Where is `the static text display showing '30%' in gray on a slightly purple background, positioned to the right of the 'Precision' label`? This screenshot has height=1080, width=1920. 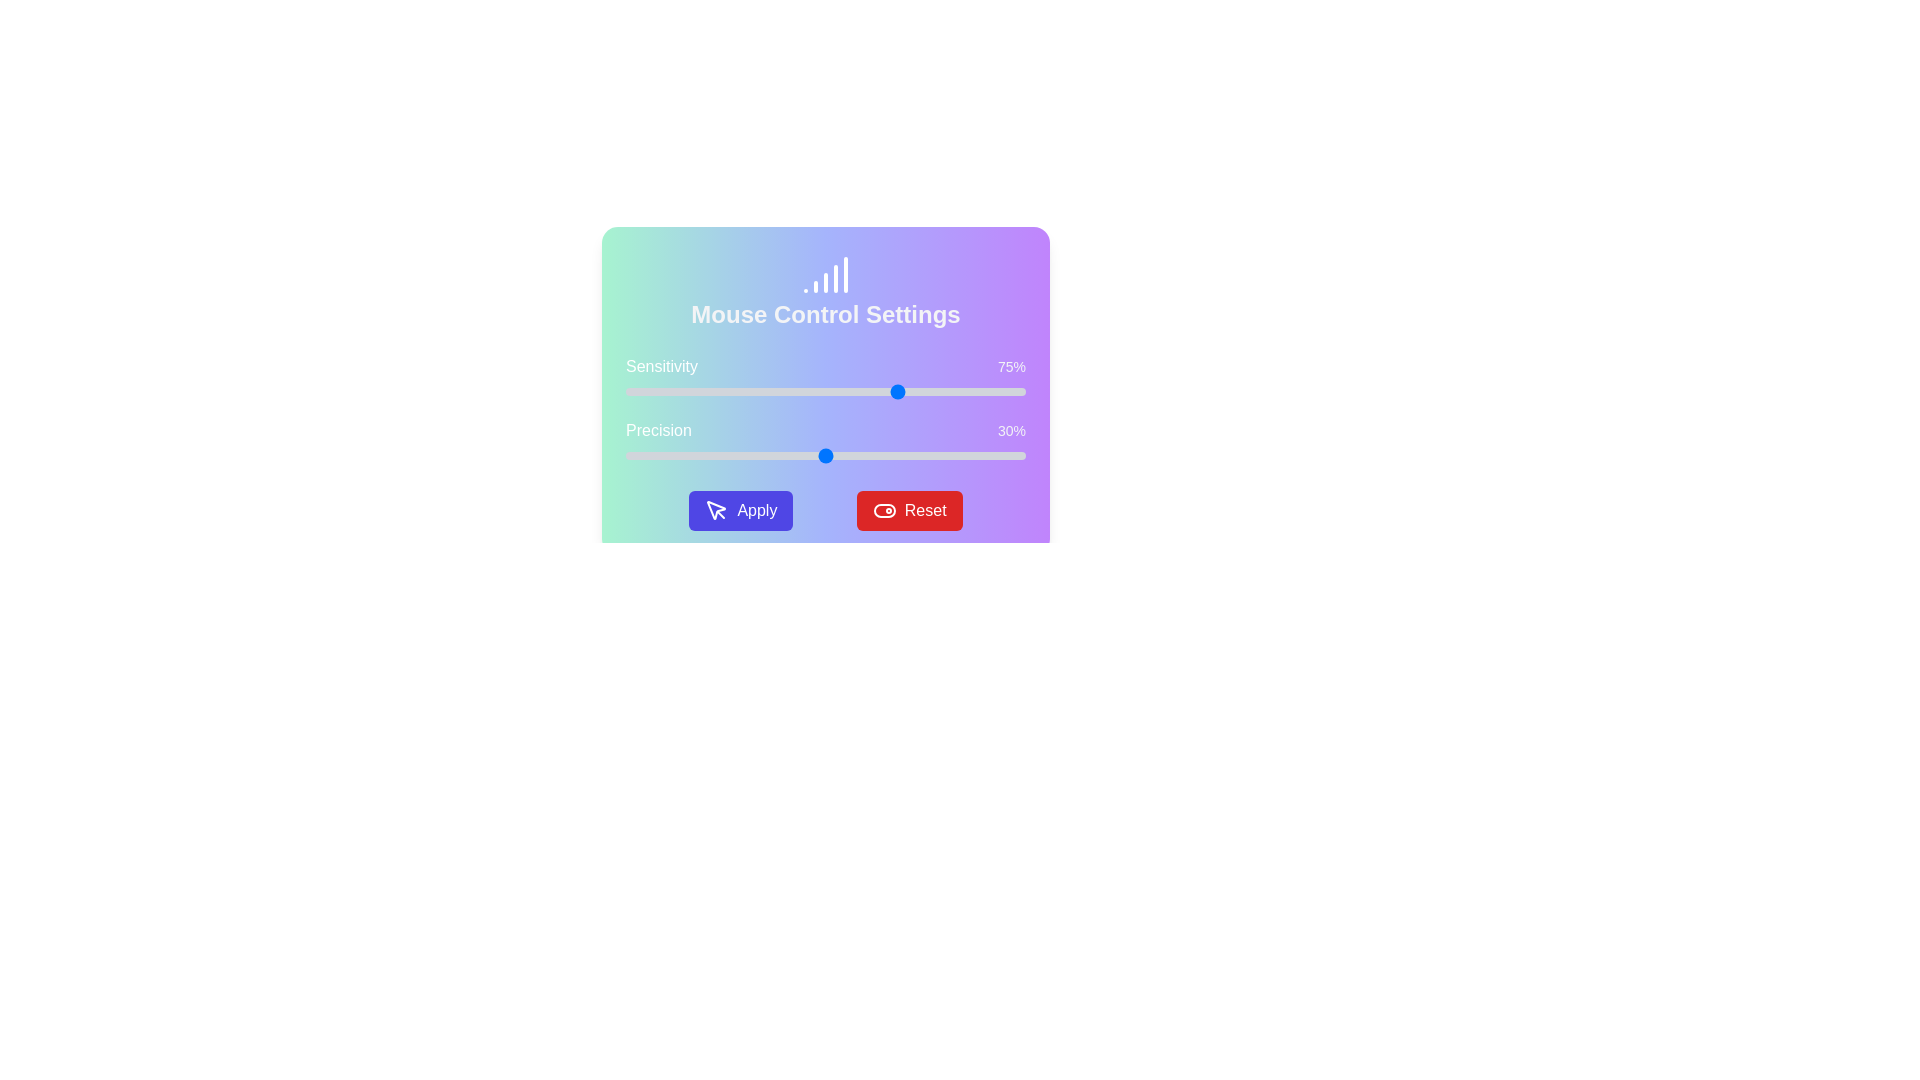
the static text display showing '30%' in gray on a slightly purple background, positioned to the right of the 'Precision' label is located at coordinates (1012, 430).